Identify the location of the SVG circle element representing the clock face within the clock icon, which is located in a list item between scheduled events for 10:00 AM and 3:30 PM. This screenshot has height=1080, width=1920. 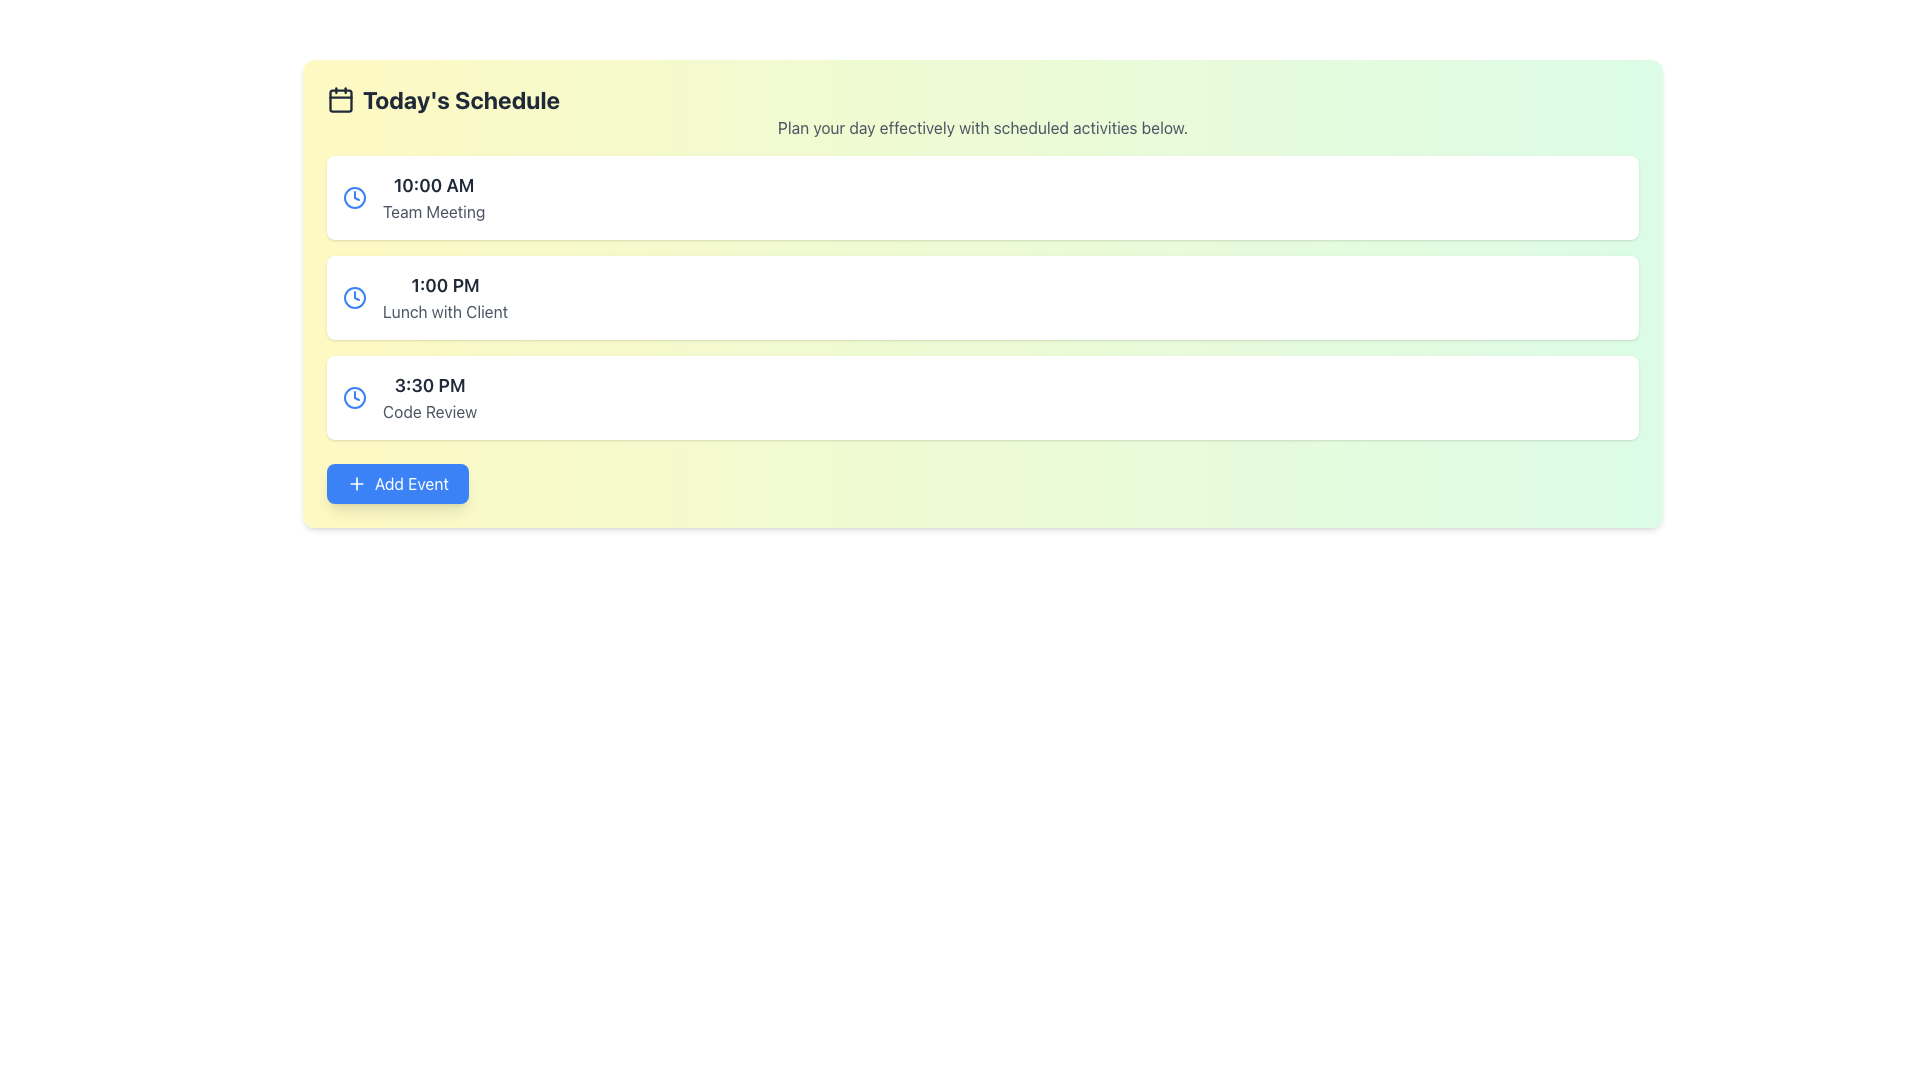
(355, 297).